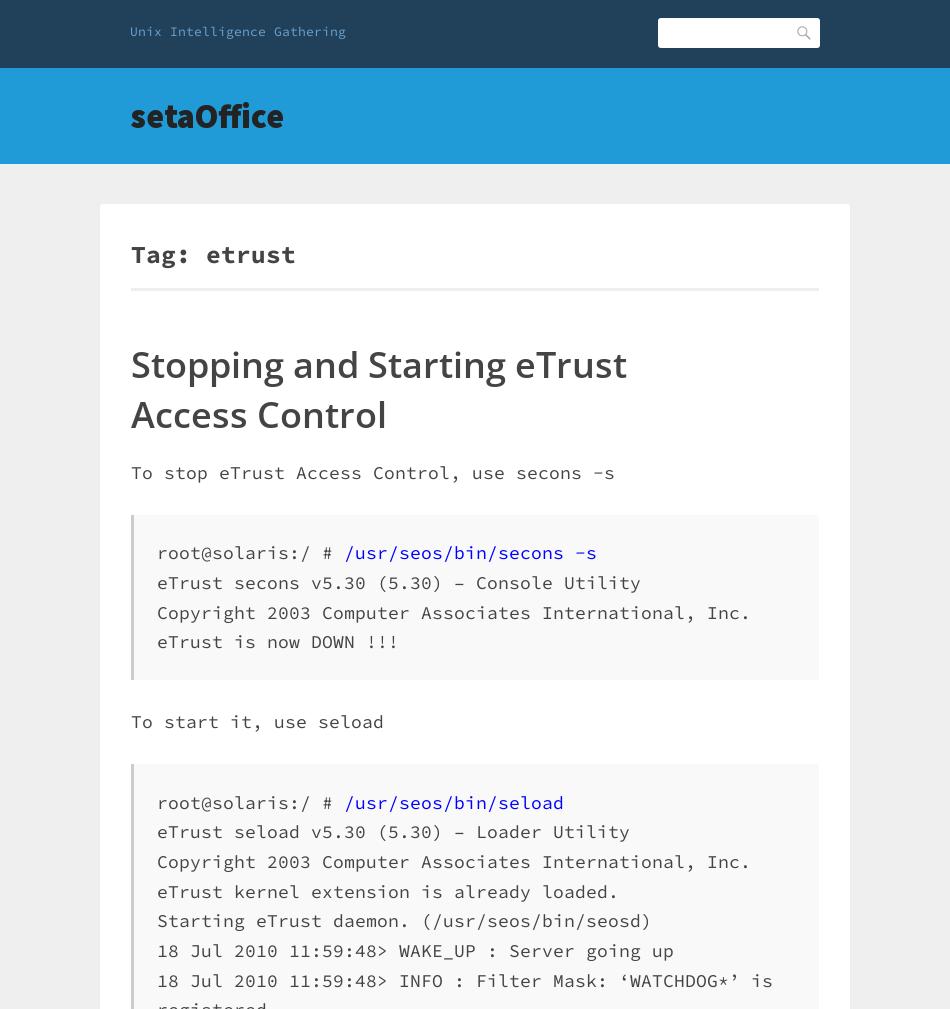 The height and width of the screenshot is (1009, 950). I want to click on 'eTrust secons v5.30 (5.30) – Console Utility', so click(398, 581).